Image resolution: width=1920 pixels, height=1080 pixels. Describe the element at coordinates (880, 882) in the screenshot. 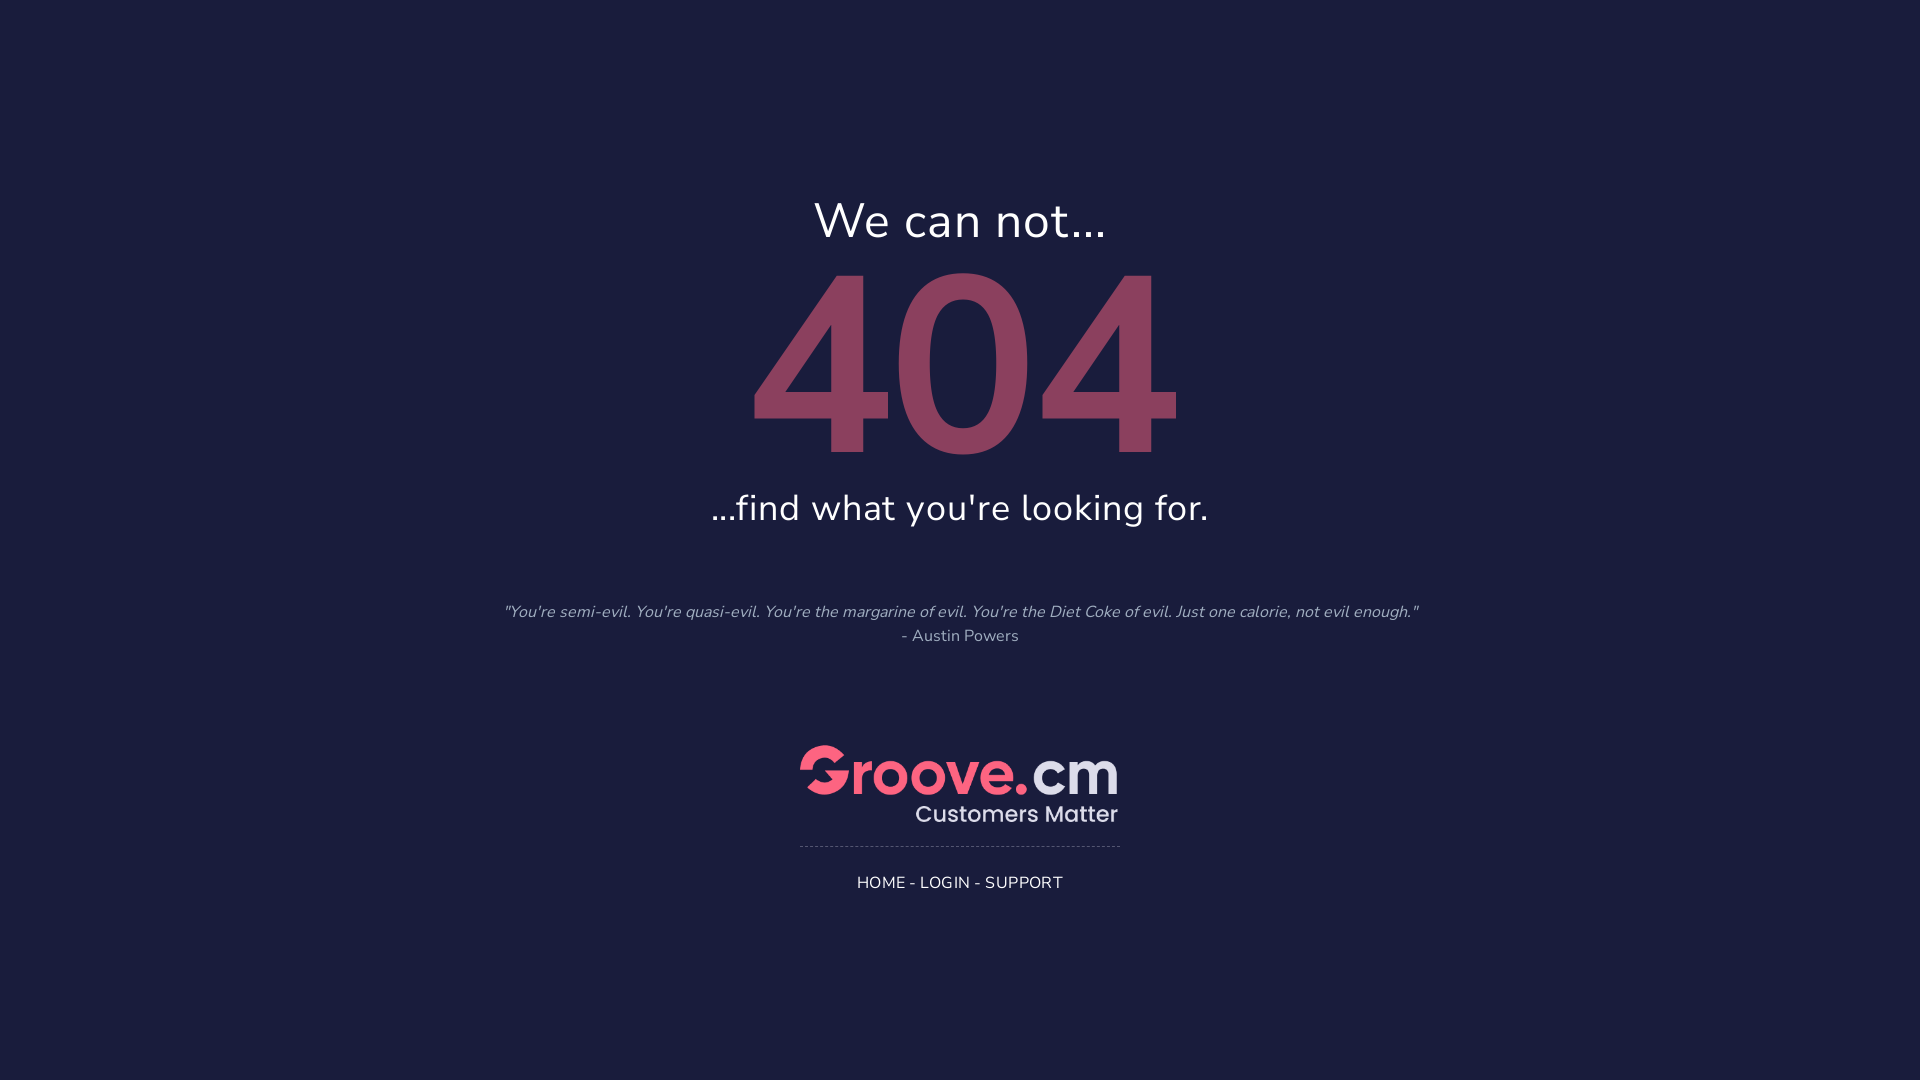

I see `'HOME'` at that location.